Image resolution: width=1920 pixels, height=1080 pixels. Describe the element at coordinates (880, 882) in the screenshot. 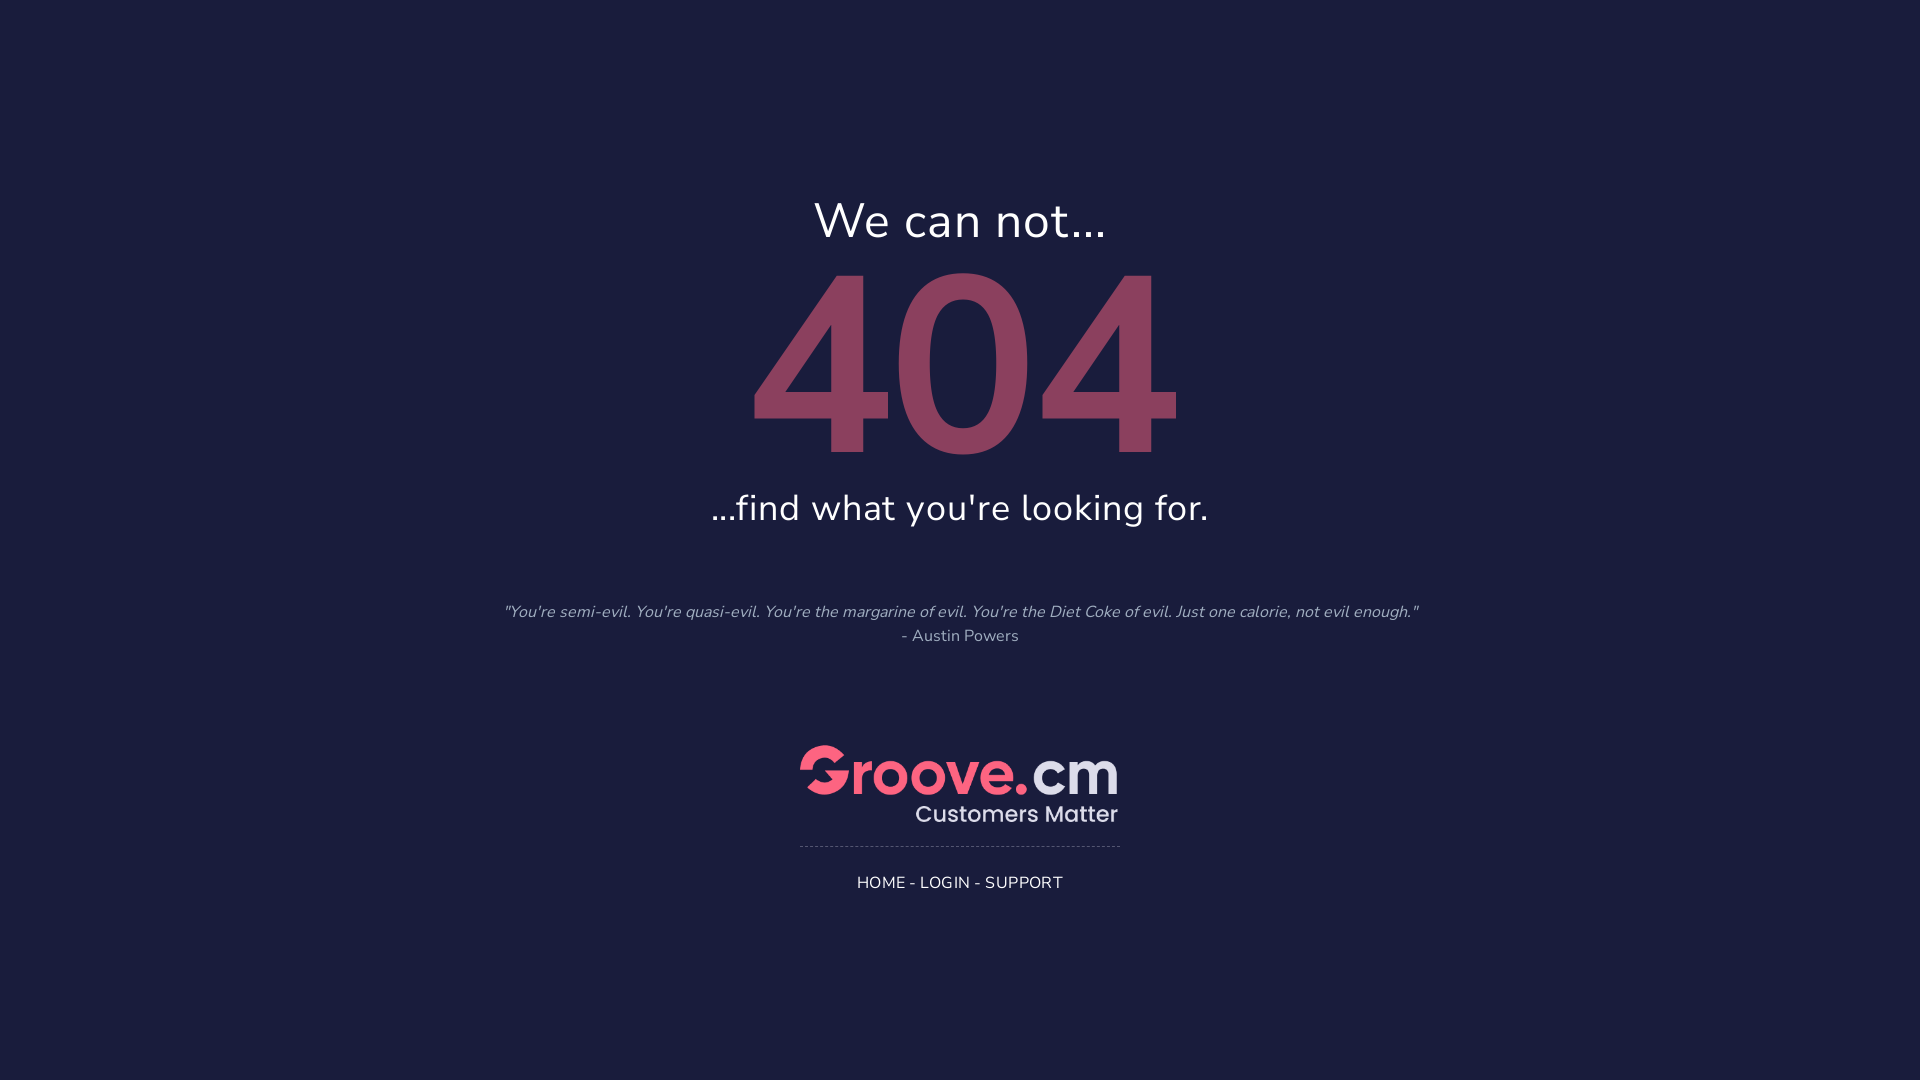

I see `'HOME'` at that location.